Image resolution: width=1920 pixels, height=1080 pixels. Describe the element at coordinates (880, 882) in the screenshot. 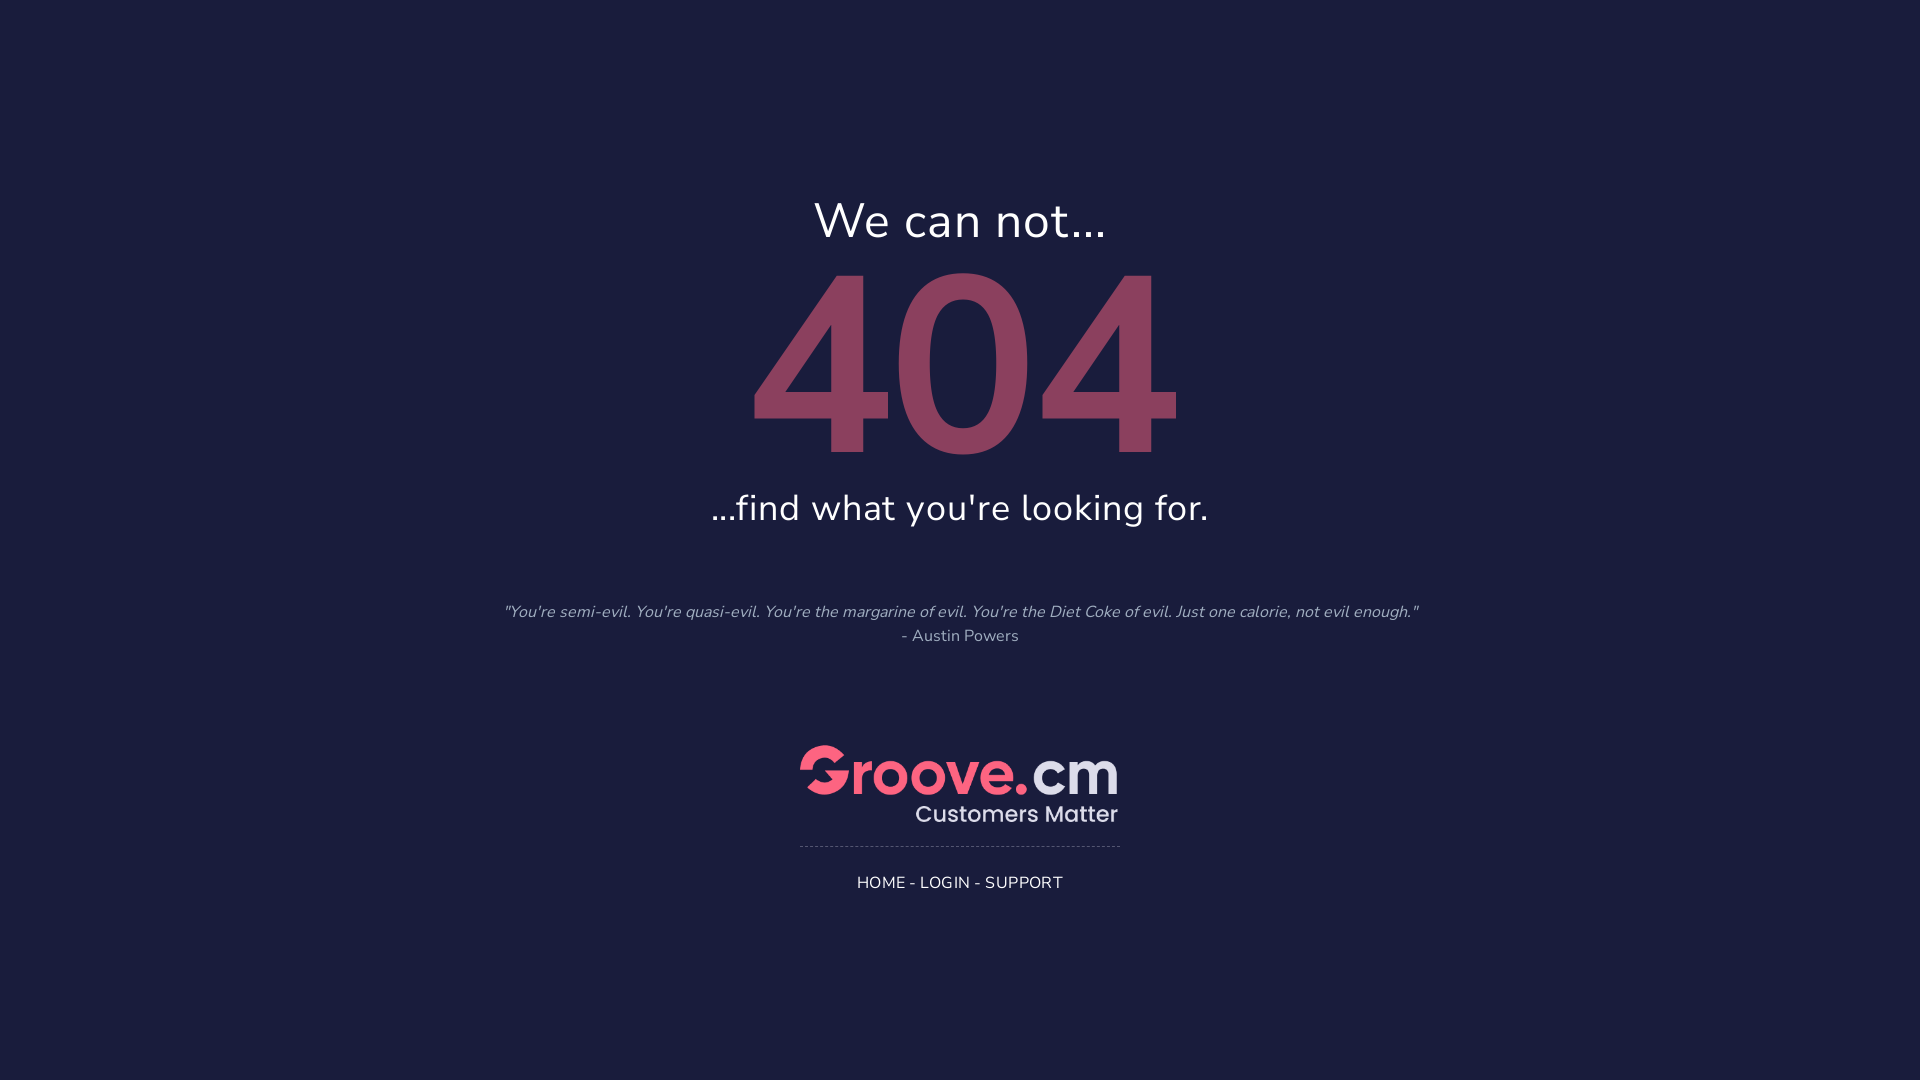

I see `'HOME'` at that location.